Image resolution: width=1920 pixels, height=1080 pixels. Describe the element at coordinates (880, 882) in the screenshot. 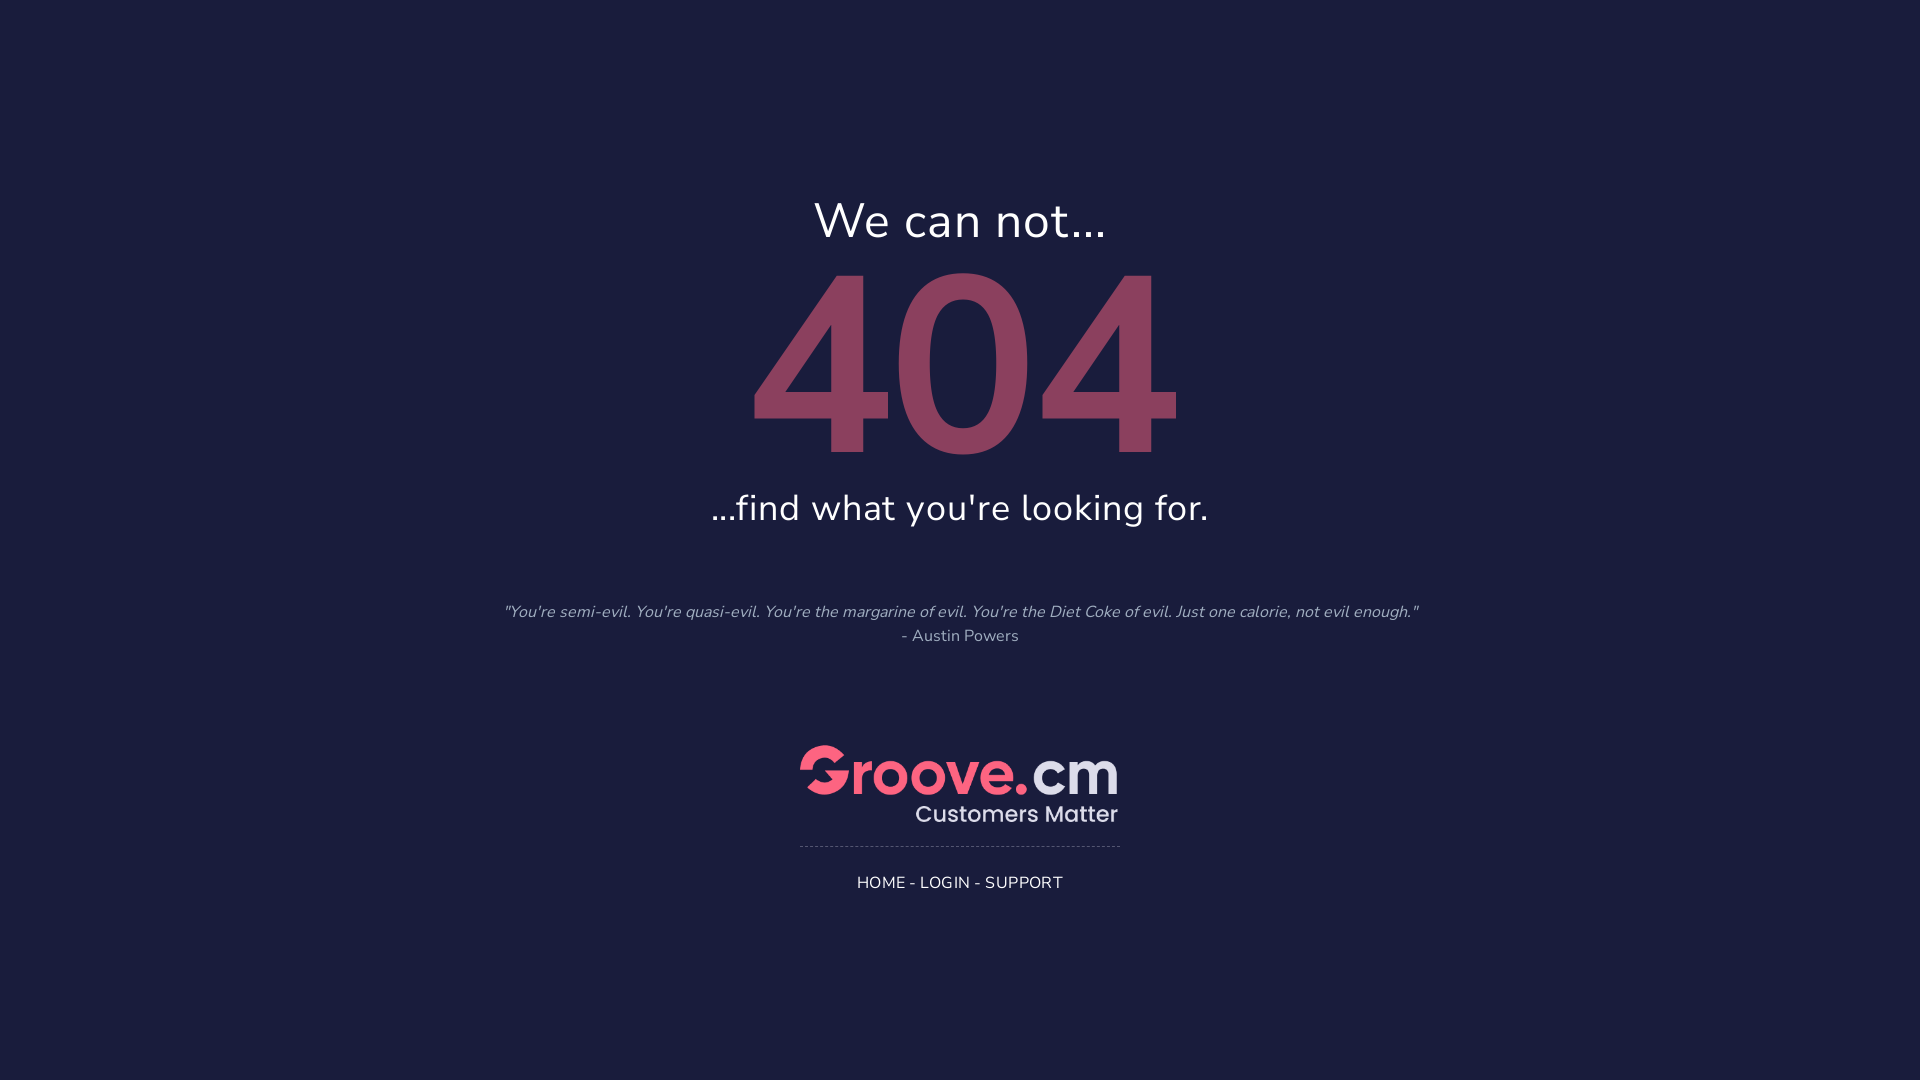

I see `'HOME'` at that location.